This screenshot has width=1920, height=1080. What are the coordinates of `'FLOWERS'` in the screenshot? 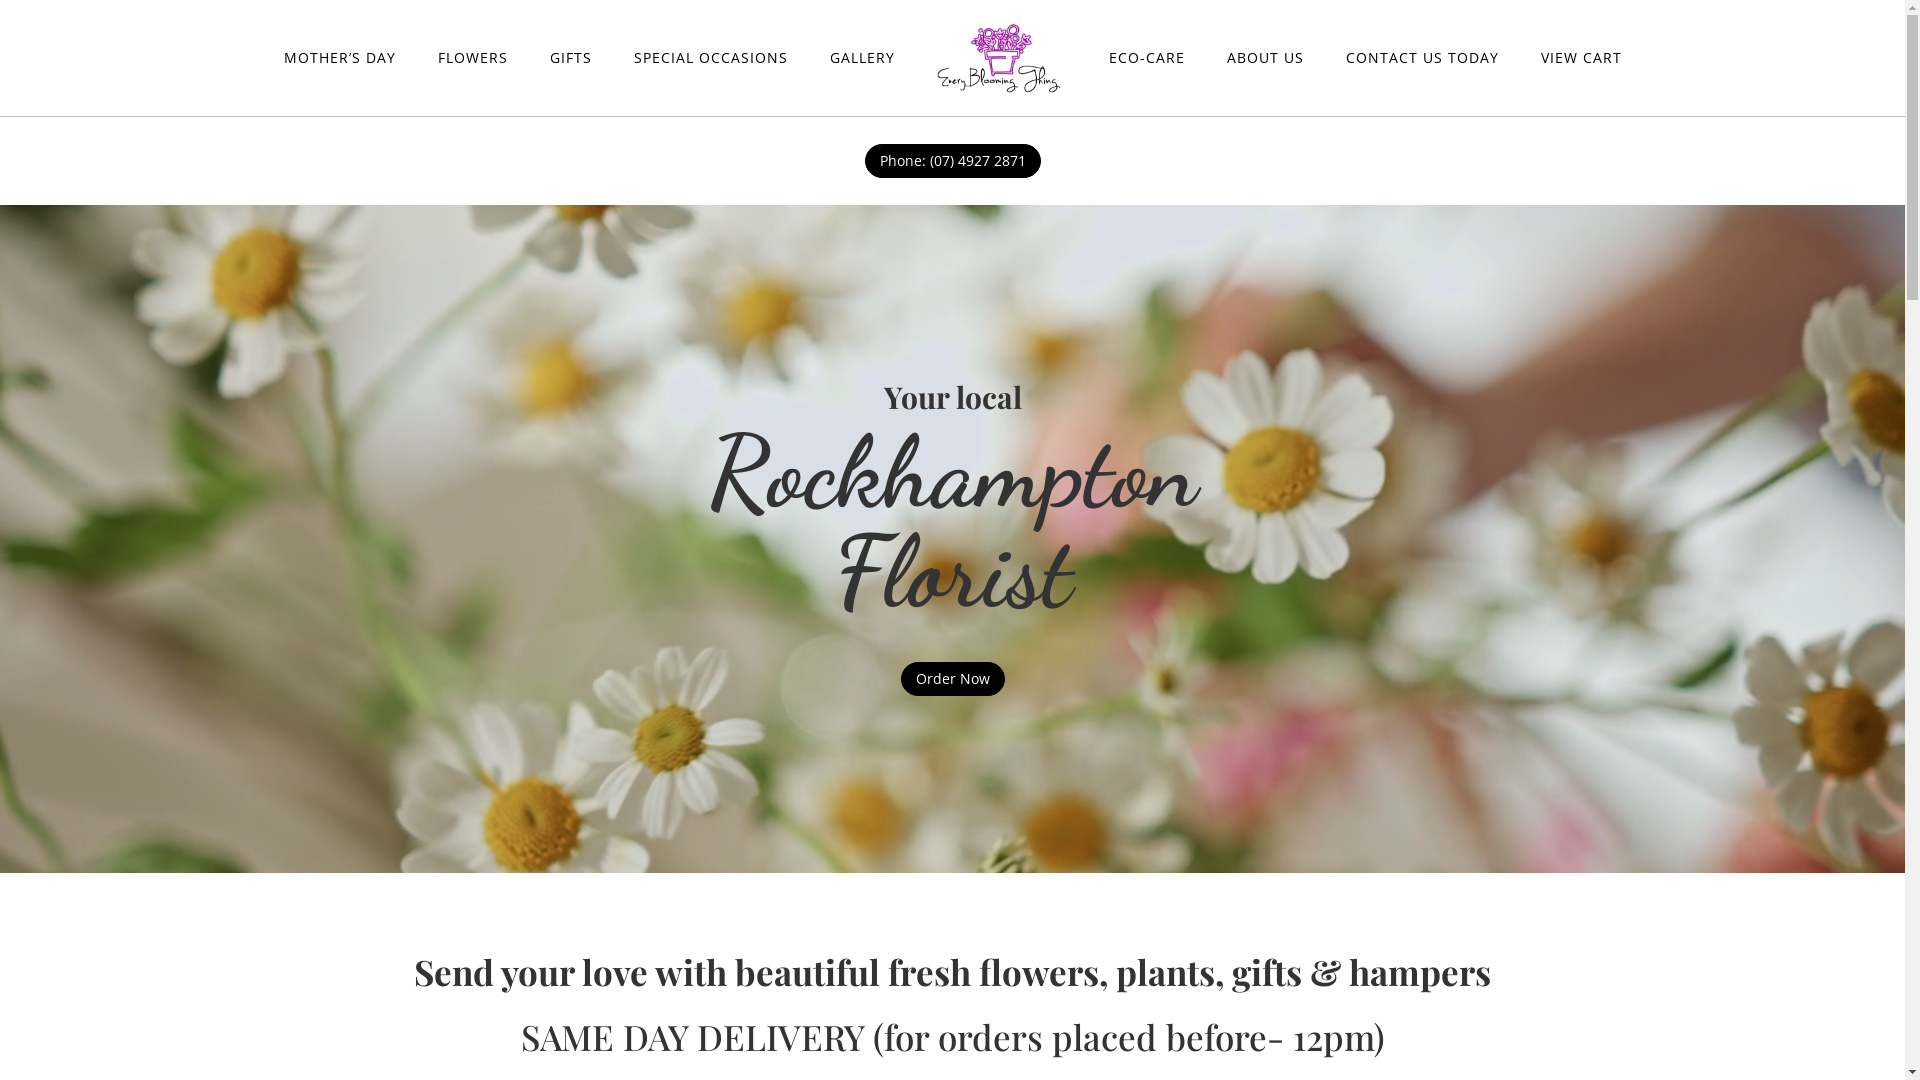 It's located at (472, 56).